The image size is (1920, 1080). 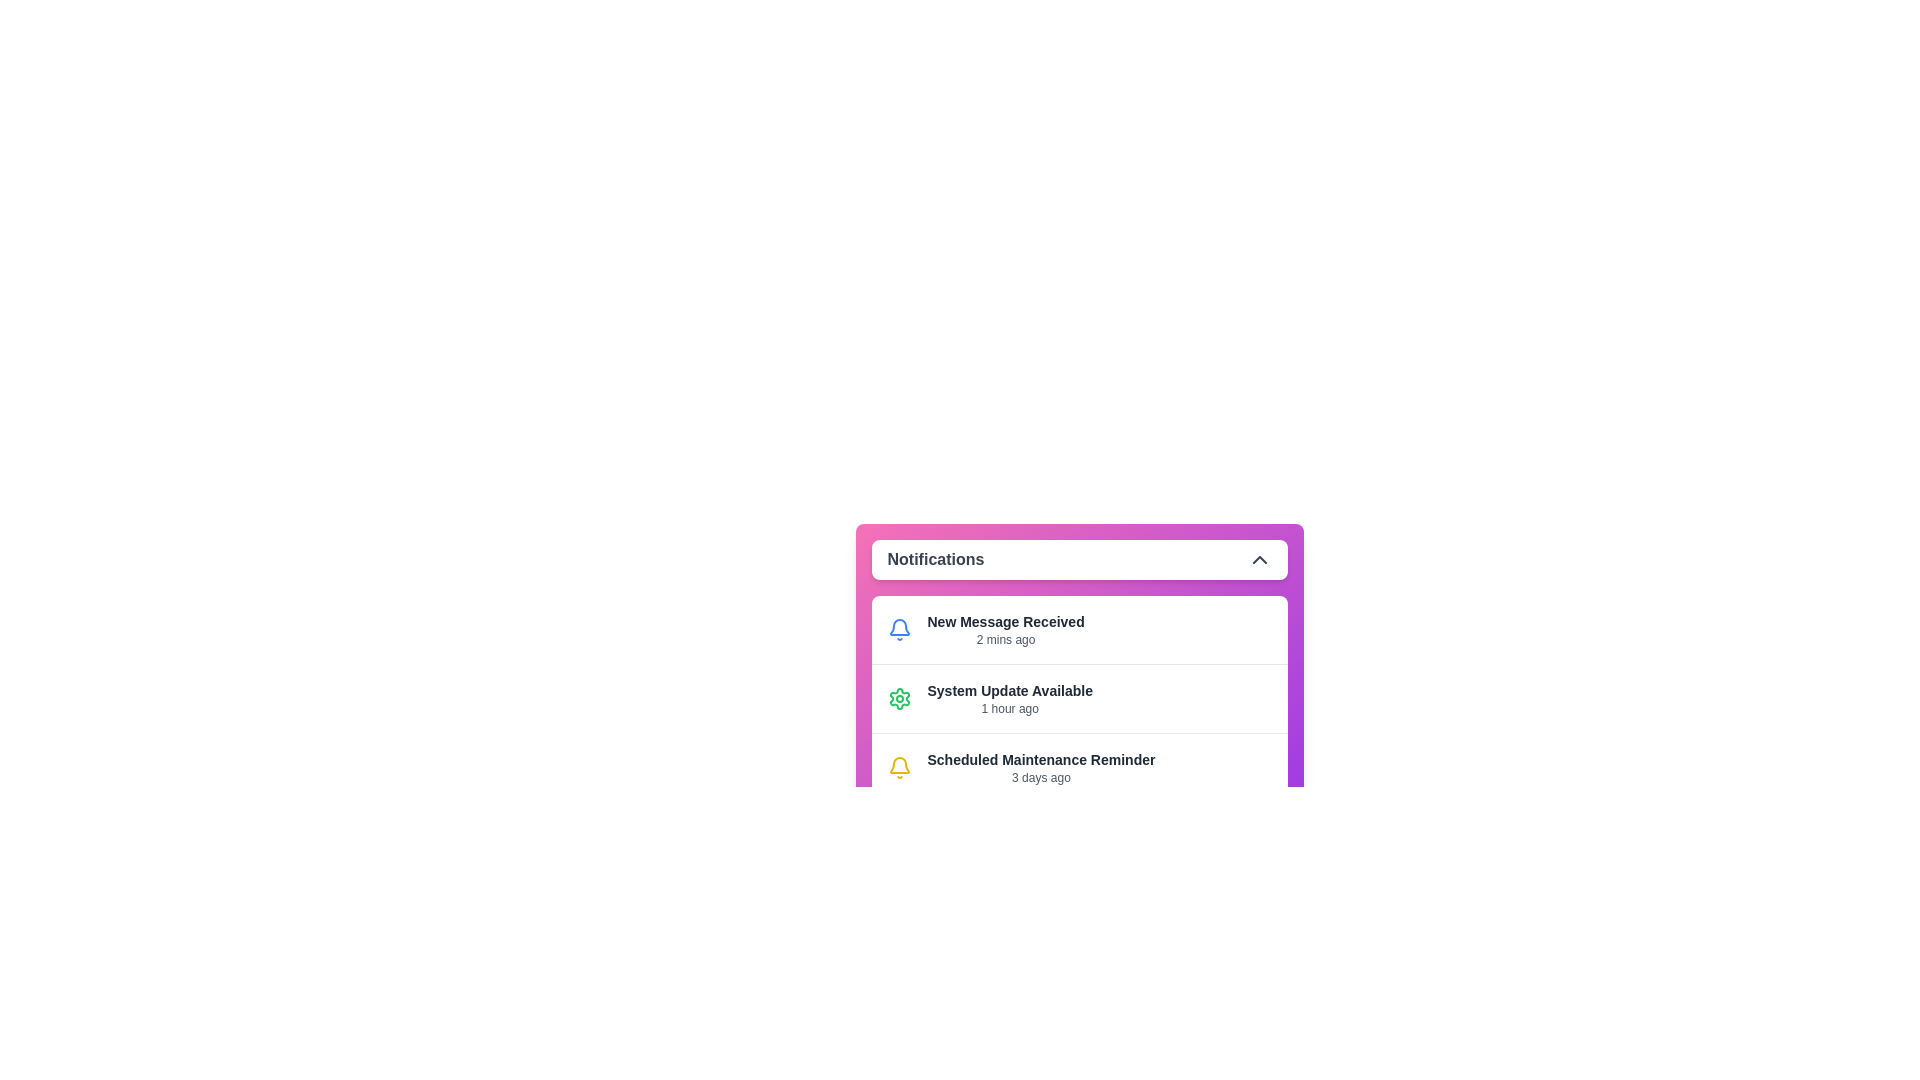 What do you see at coordinates (1040, 766) in the screenshot?
I see `text from the third listed notification entry in the notification dropdown, which contains 'Scheduled Maintenance Reminder' and '3 days ago'` at bounding box center [1040, 766].